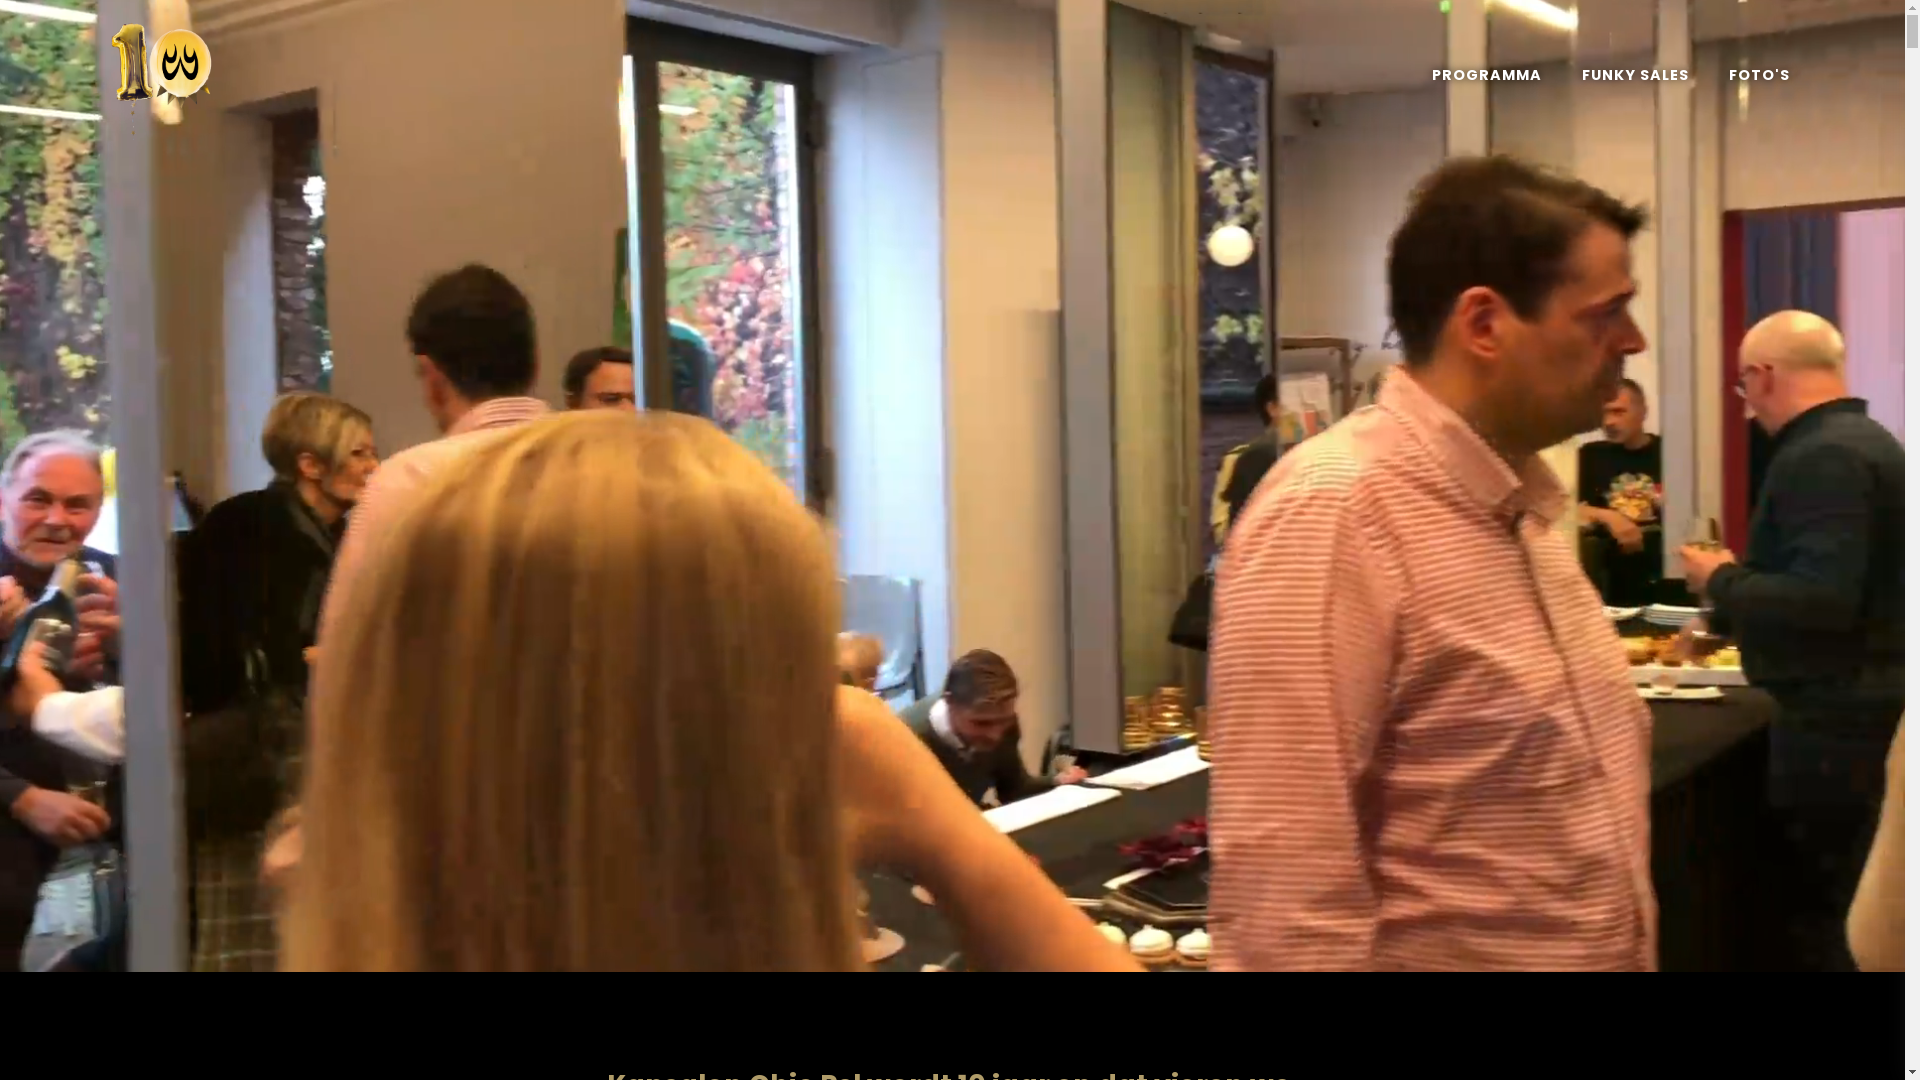 The height and width of the screenshot is (1080, 1920). What do you see at coordinates (1635, 73) in the screenshot?
I see `'FUNKY SALES'` at bounding box center [1635, 73].